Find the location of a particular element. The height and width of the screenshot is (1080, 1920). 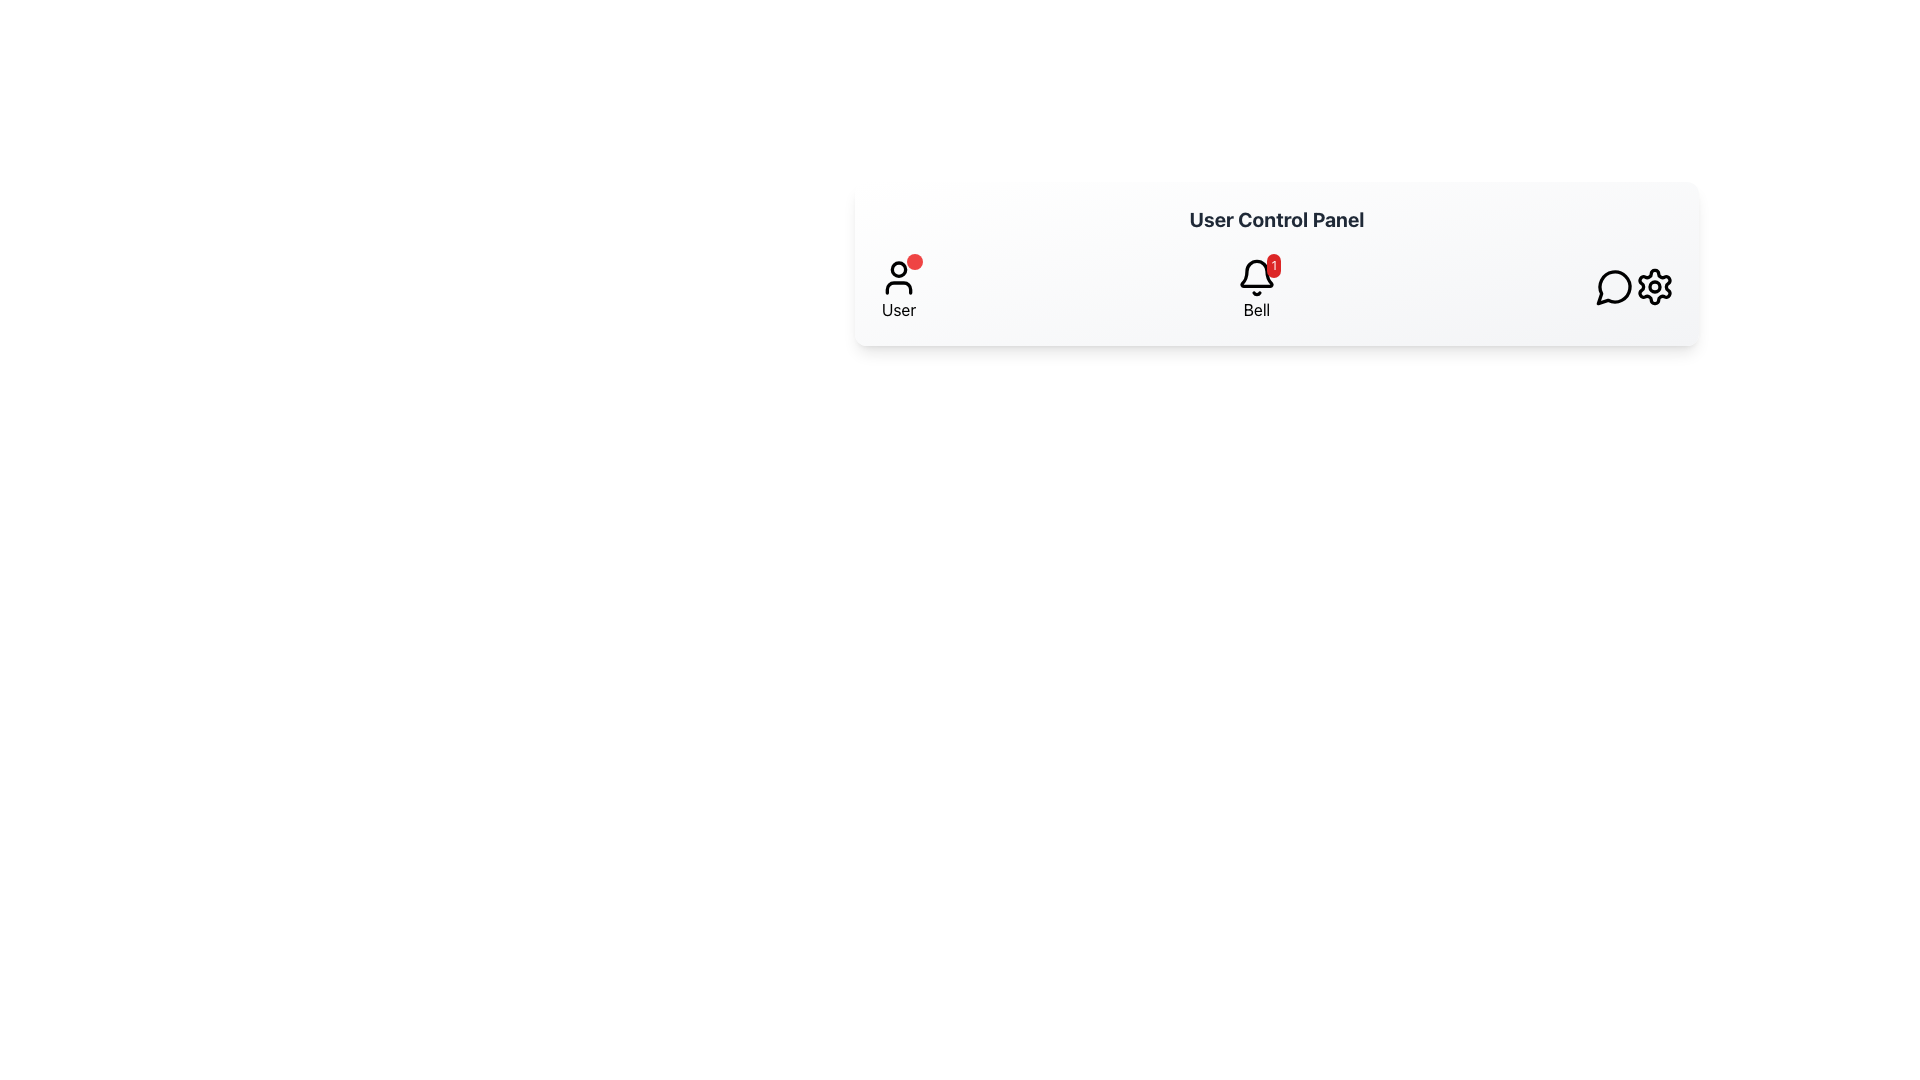

the bell icon styled as a notification button is located at coordinates (1256, 277).